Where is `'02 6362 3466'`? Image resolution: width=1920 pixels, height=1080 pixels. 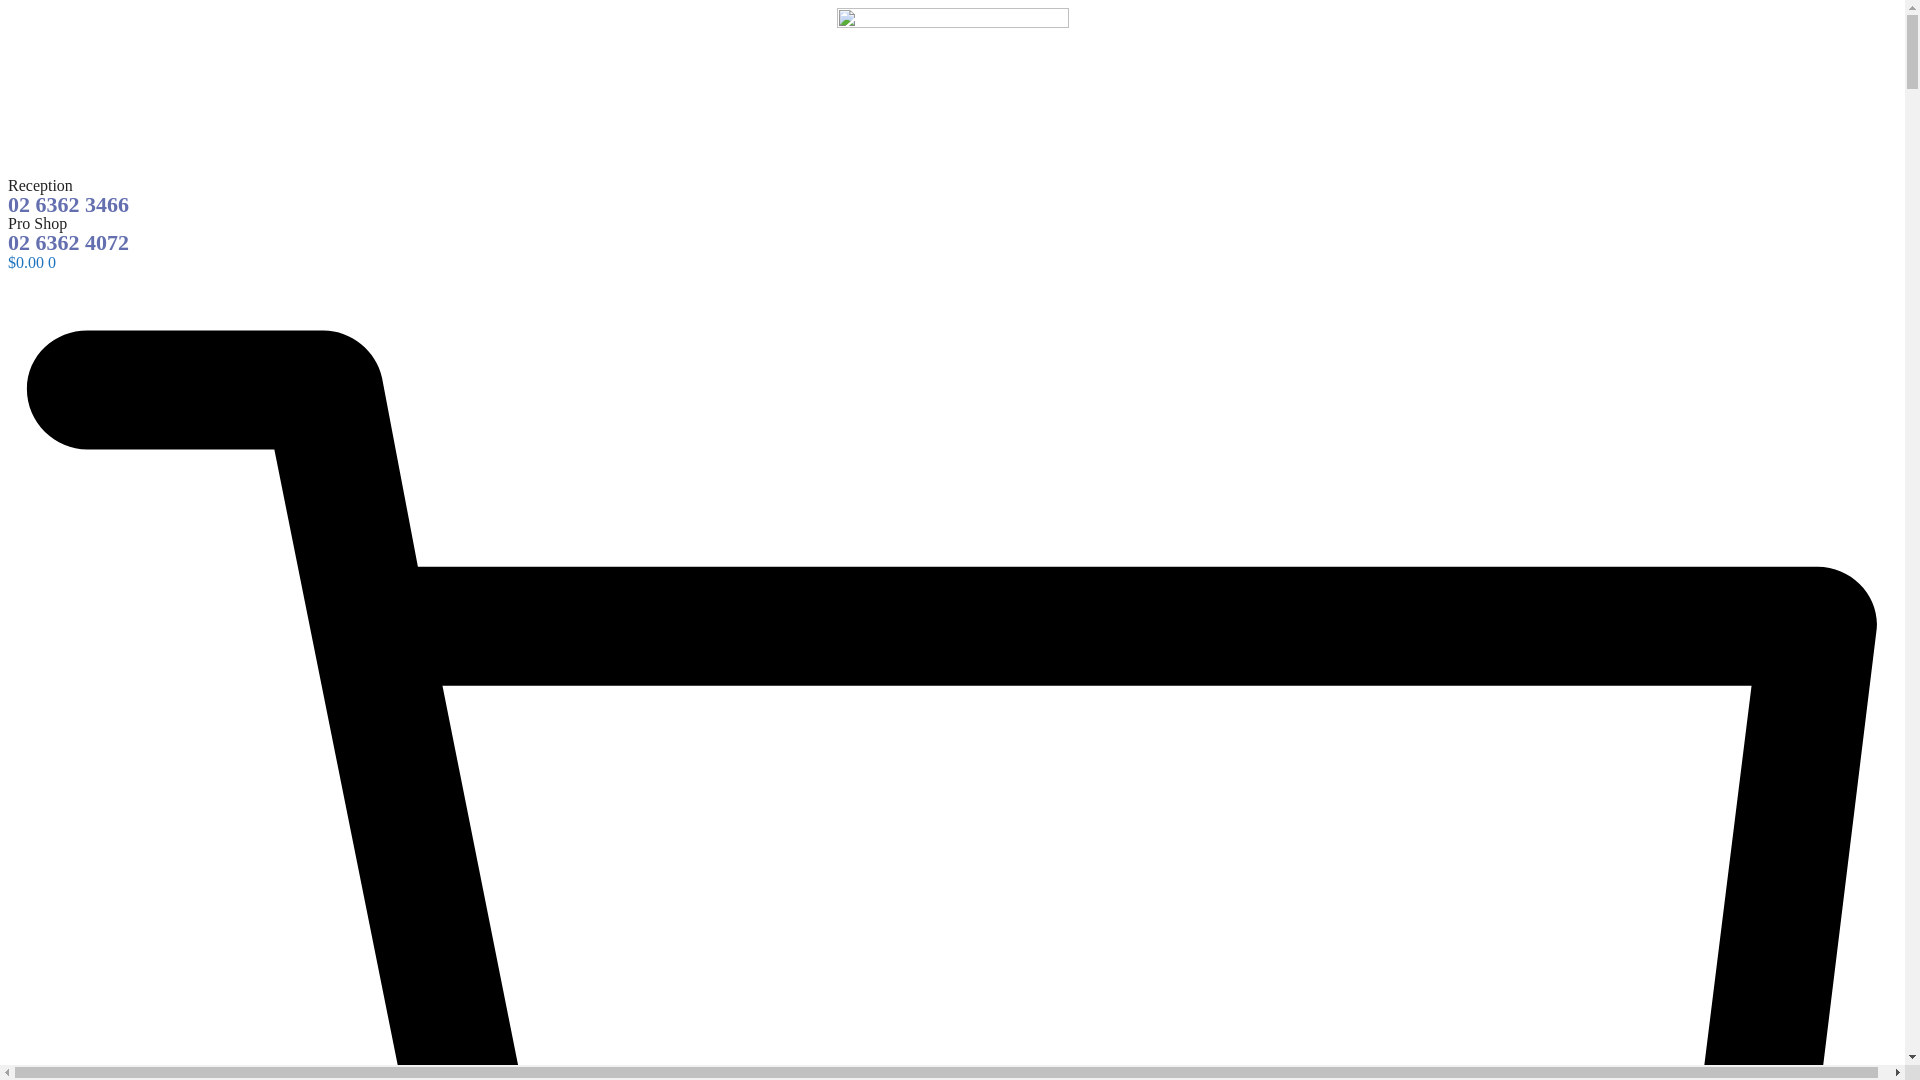 '02 6362 3466' is located at coordinates (68, 204).